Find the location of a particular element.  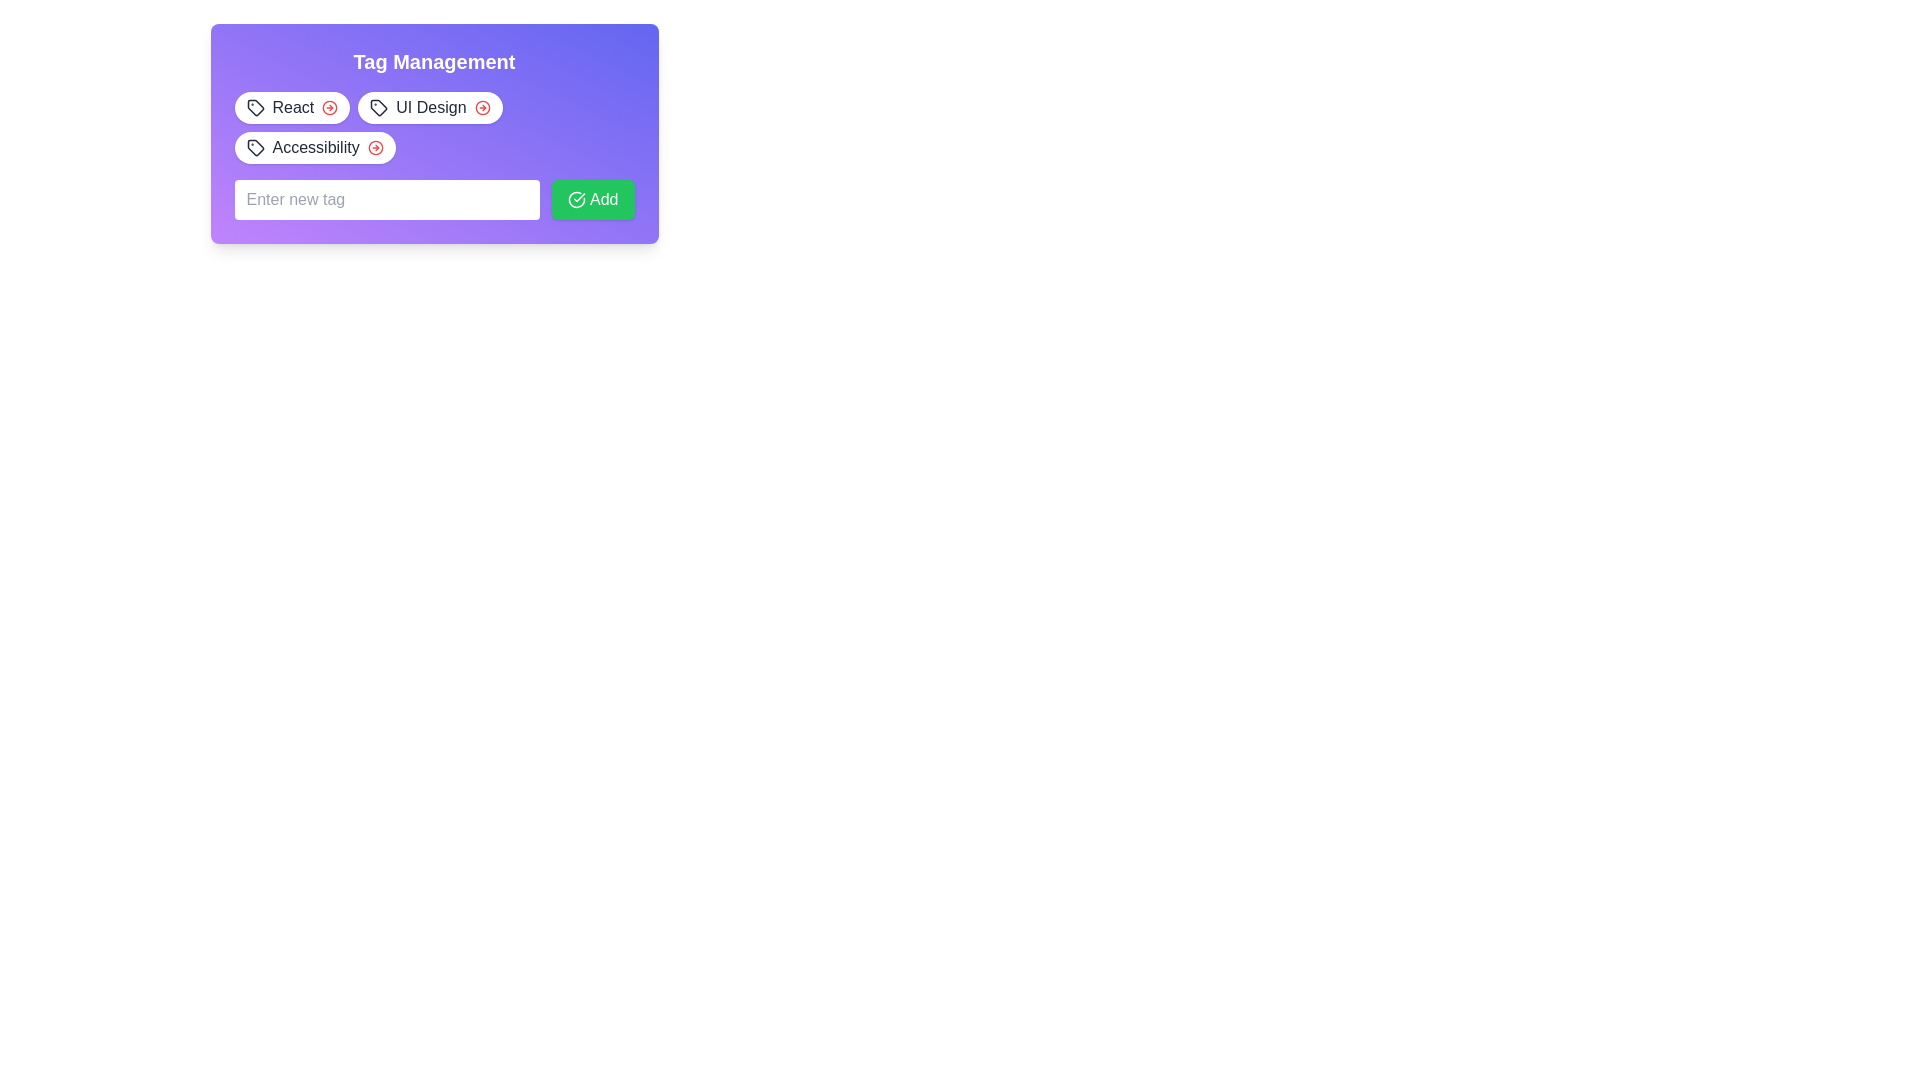

the 'tag' icon located to the left of the 'UI Design' text in the tag management section, which is styled as a minimalist SVG with a black outline and a circular dot on its upper-left corner is located at coordinates (379, 108).